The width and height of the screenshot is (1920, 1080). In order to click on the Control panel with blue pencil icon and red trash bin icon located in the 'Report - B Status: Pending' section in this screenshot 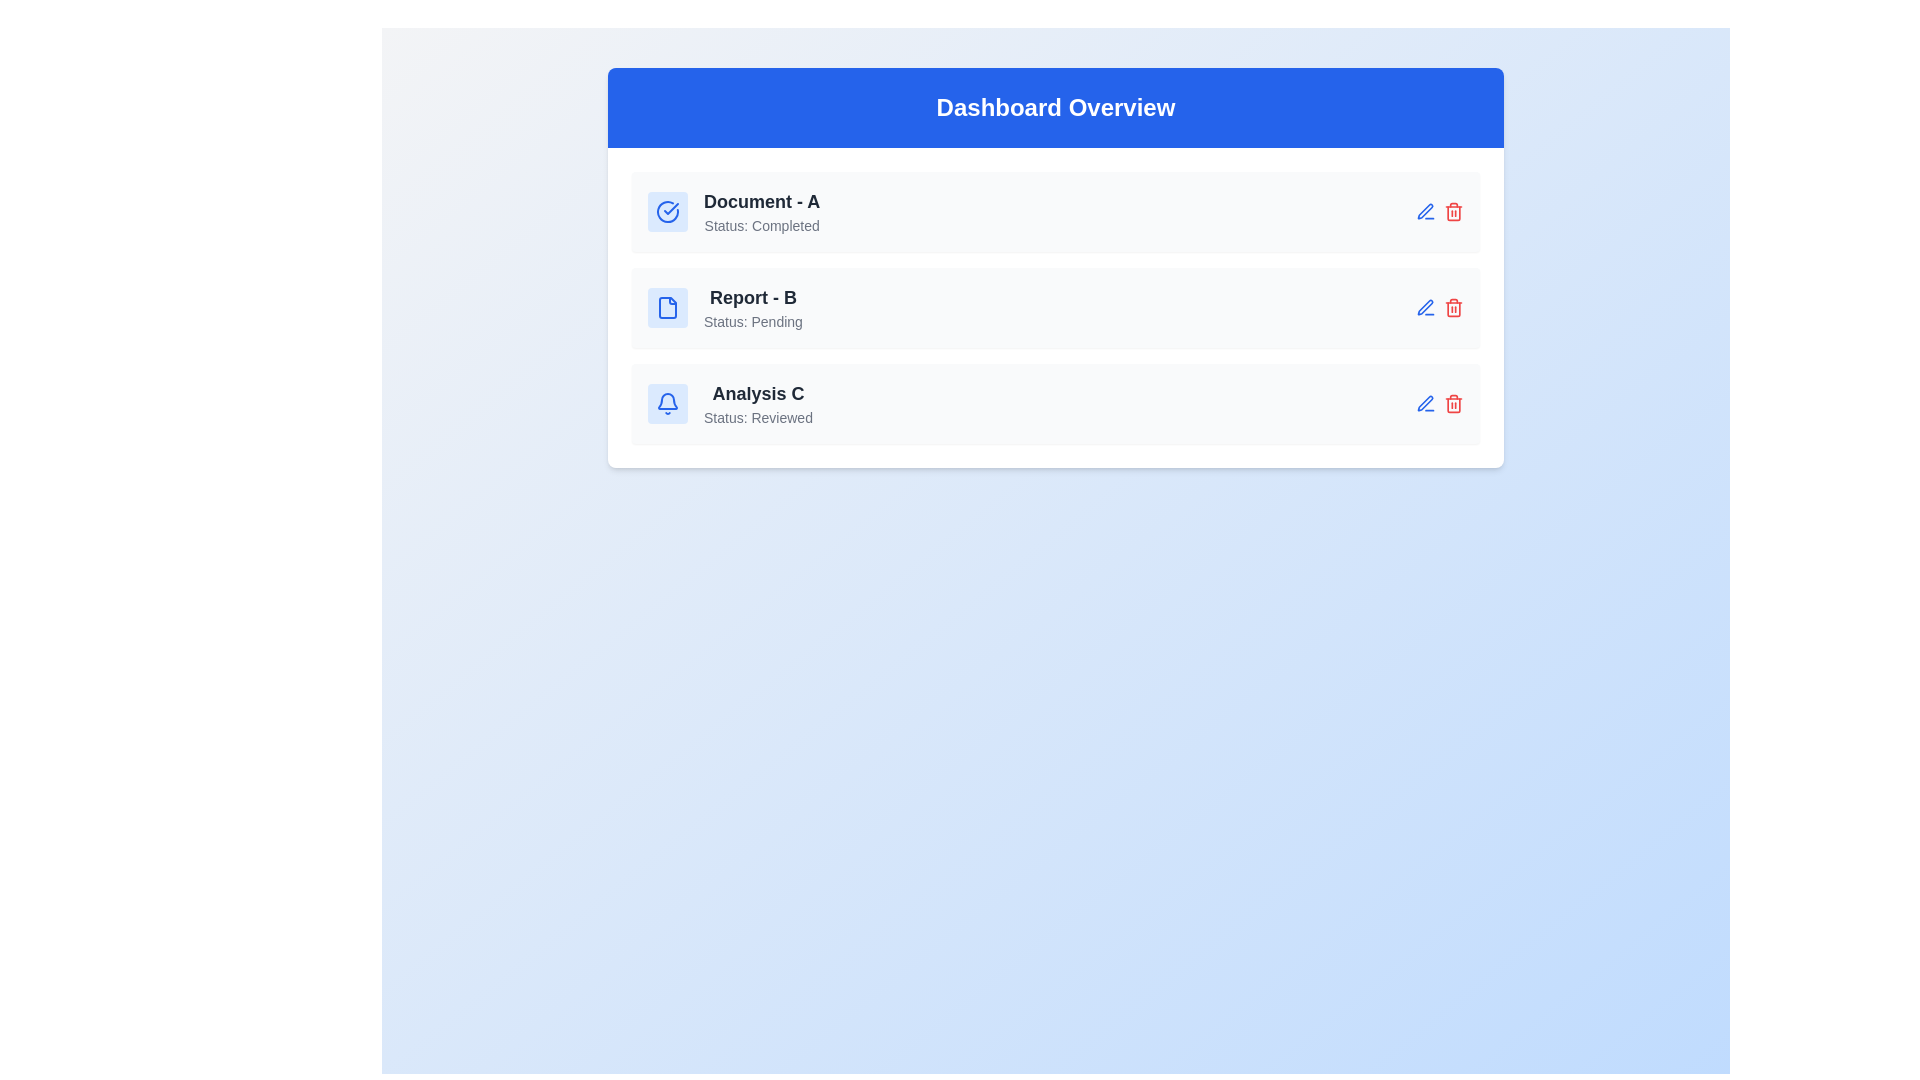, I will do `click(1440, 308)`.